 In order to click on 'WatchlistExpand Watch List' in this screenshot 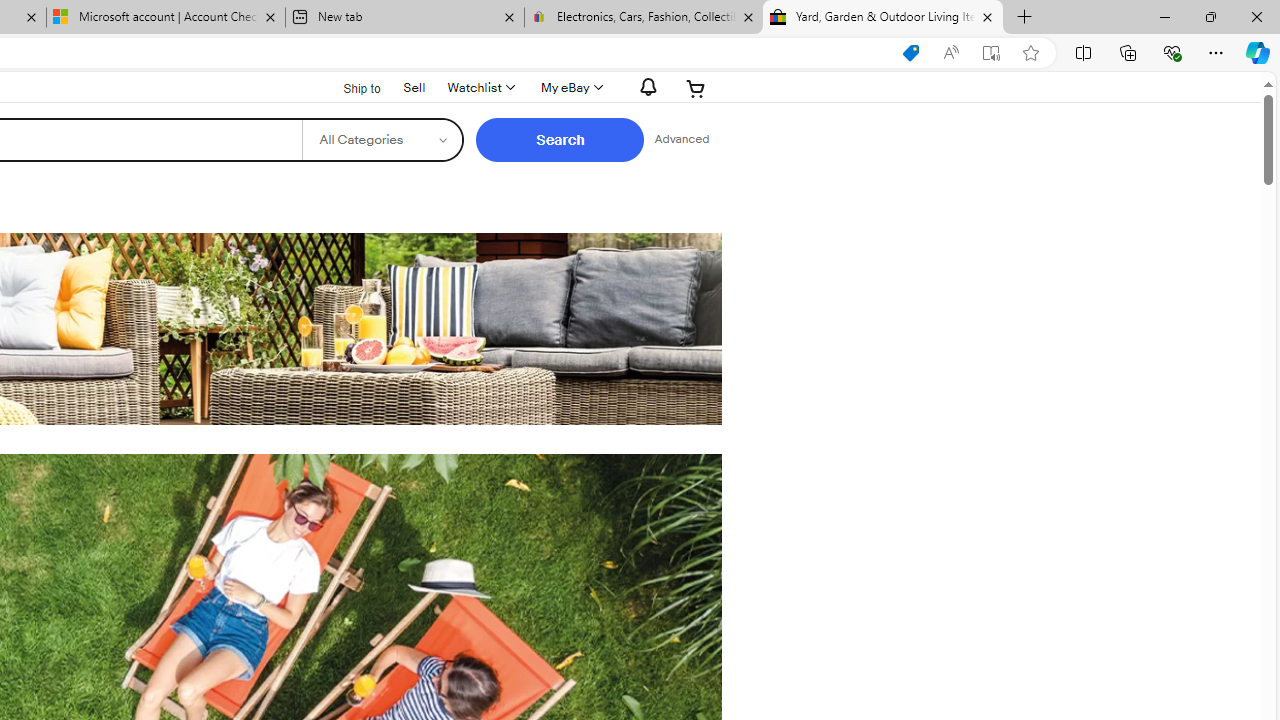, I will do `click(480, 87)`.